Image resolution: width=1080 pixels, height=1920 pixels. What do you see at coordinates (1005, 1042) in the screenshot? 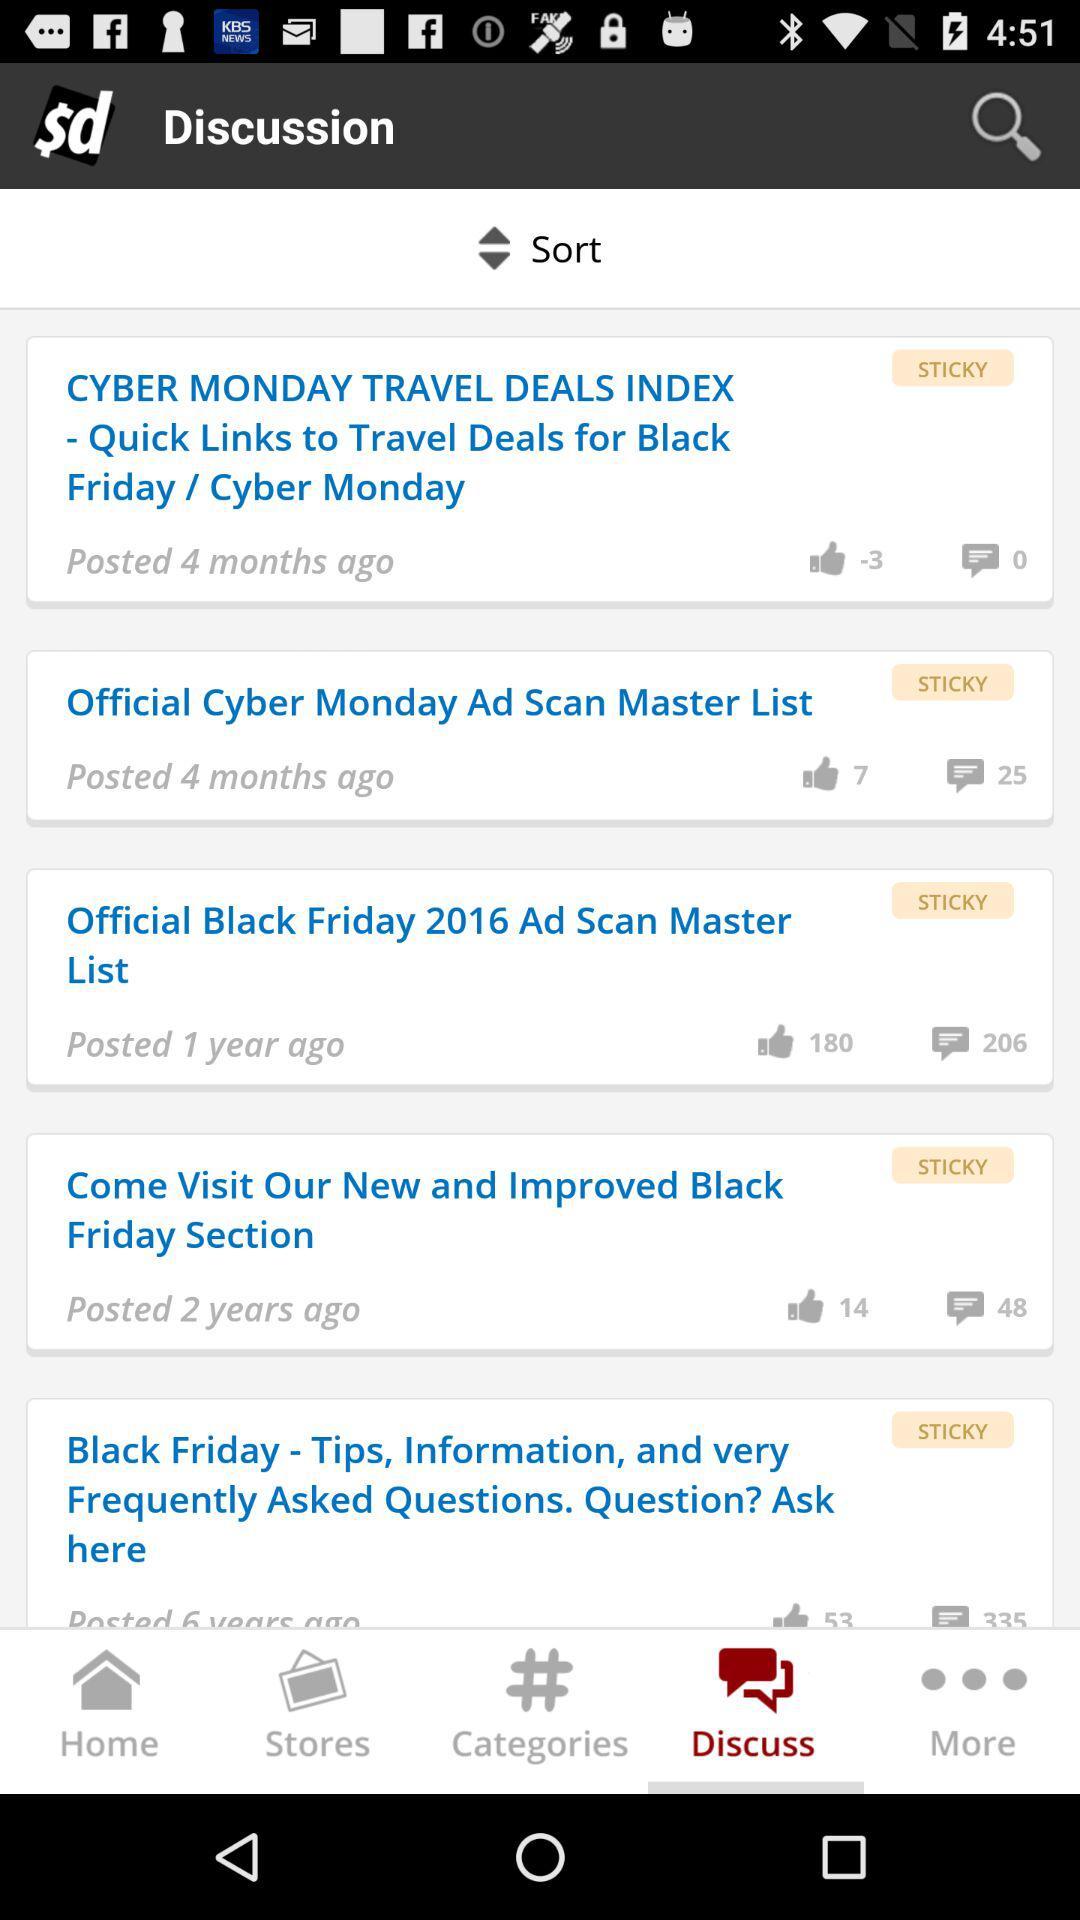
I see `the 206` at bounding box center [1005, 1042].